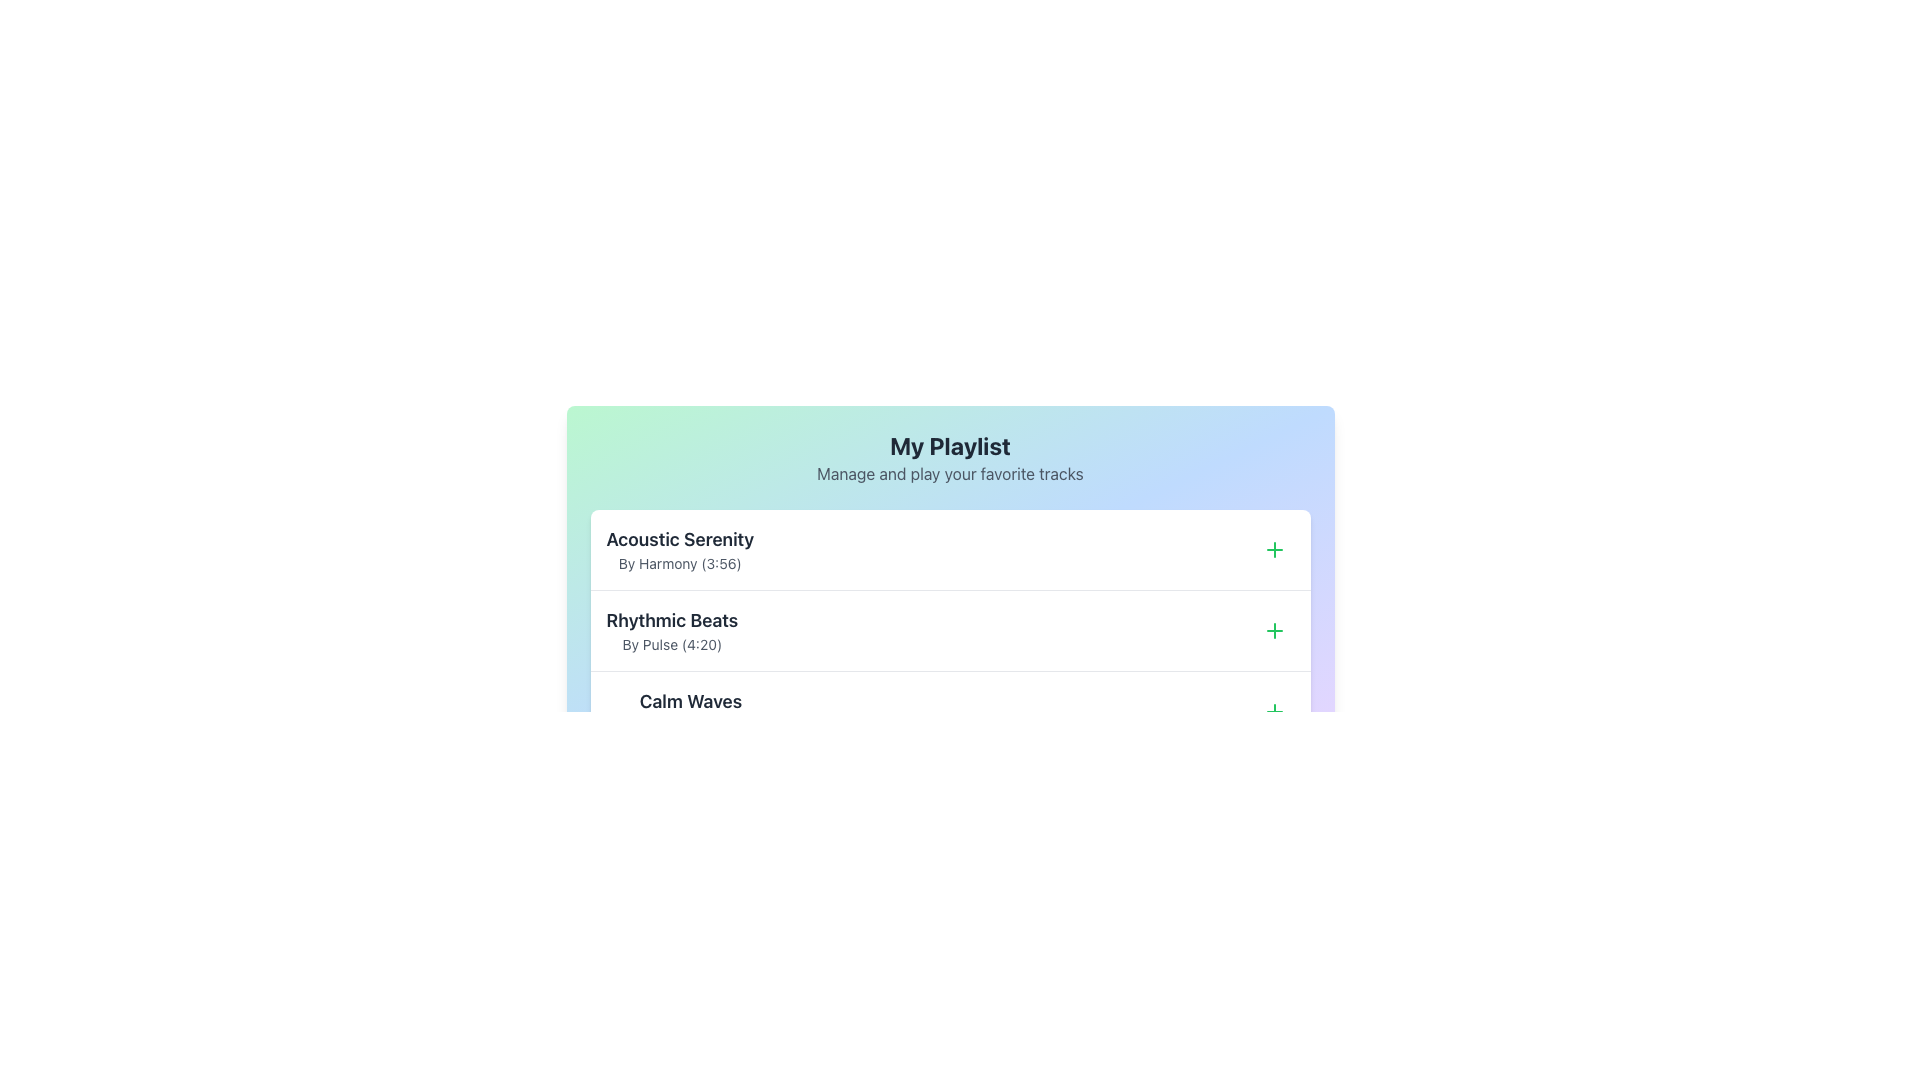  Describe the element at coordinates (1273, 711) in the screenshot. I see `the green-colored plus icon at the end of the 'Calm Waves' list item` at that location.